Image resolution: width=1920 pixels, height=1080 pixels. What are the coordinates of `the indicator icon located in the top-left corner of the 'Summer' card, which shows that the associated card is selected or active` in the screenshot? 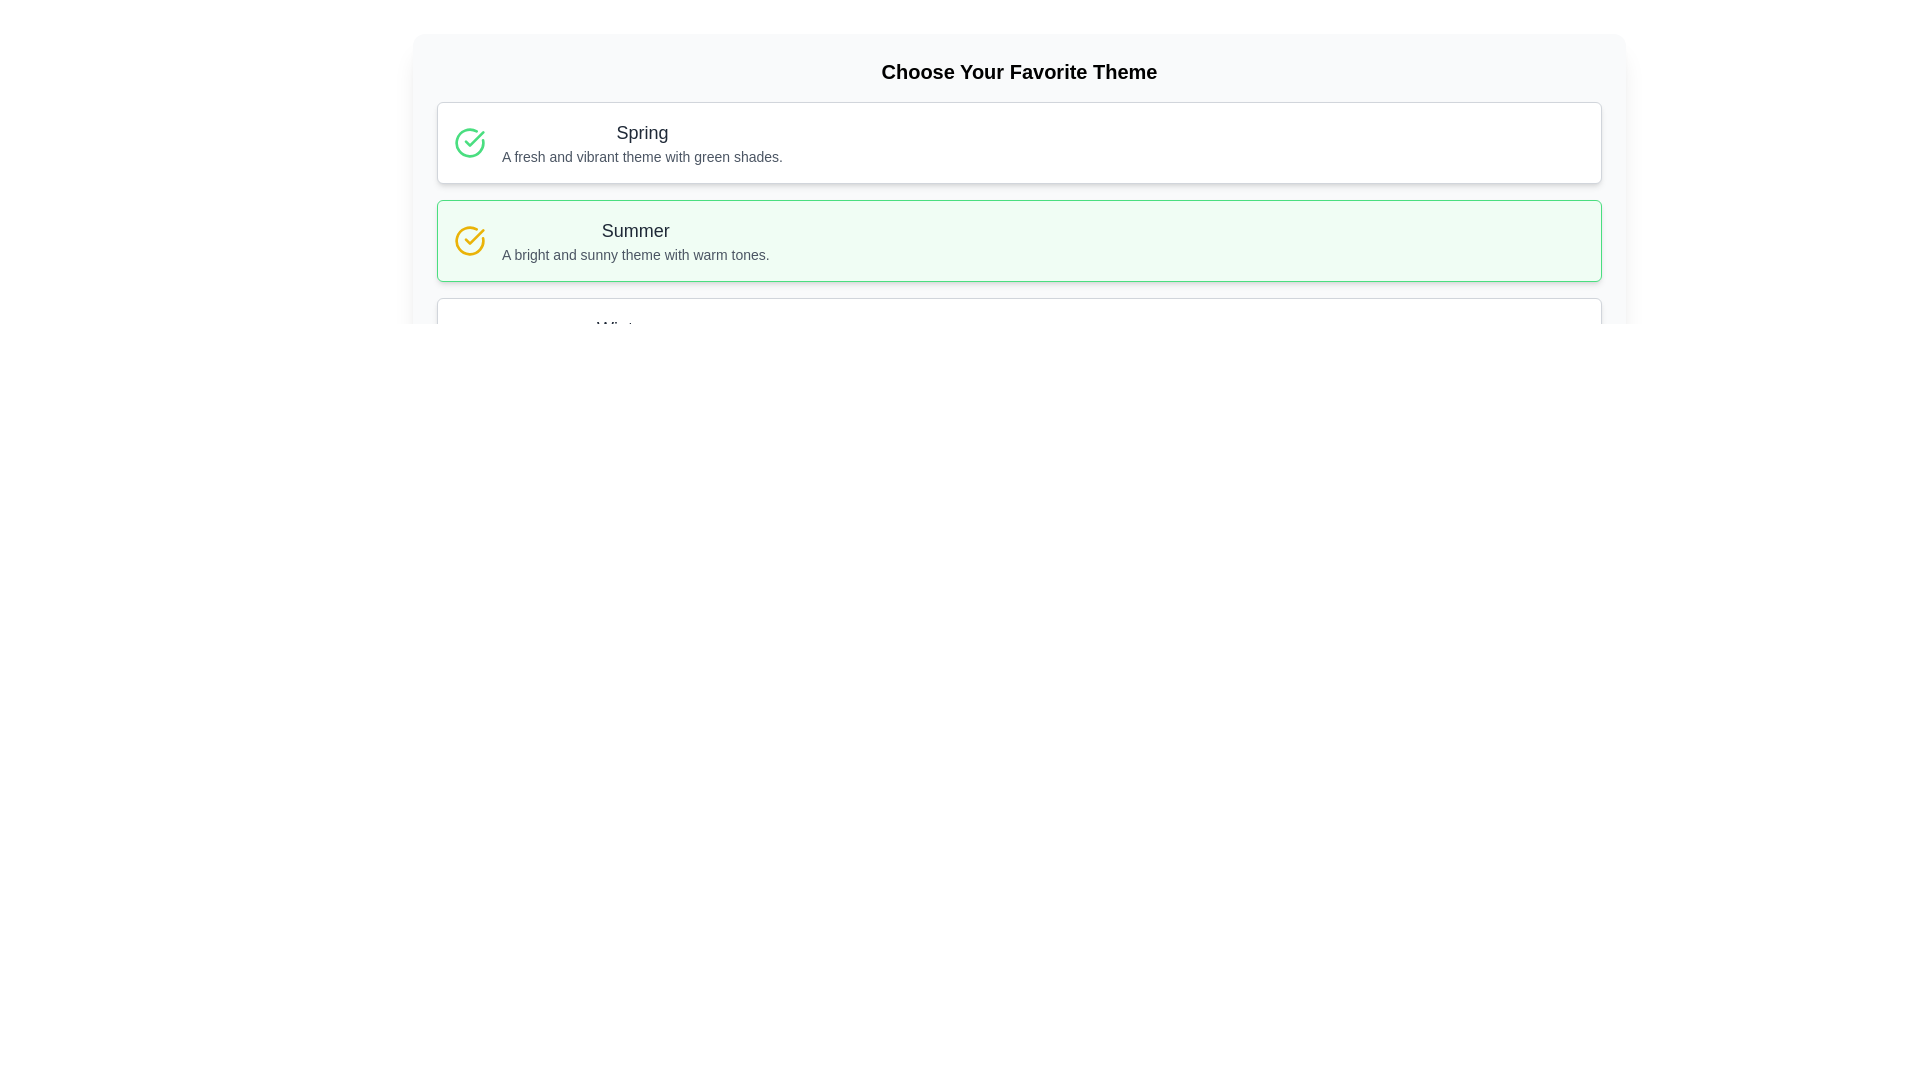 It's located at (469, 239).